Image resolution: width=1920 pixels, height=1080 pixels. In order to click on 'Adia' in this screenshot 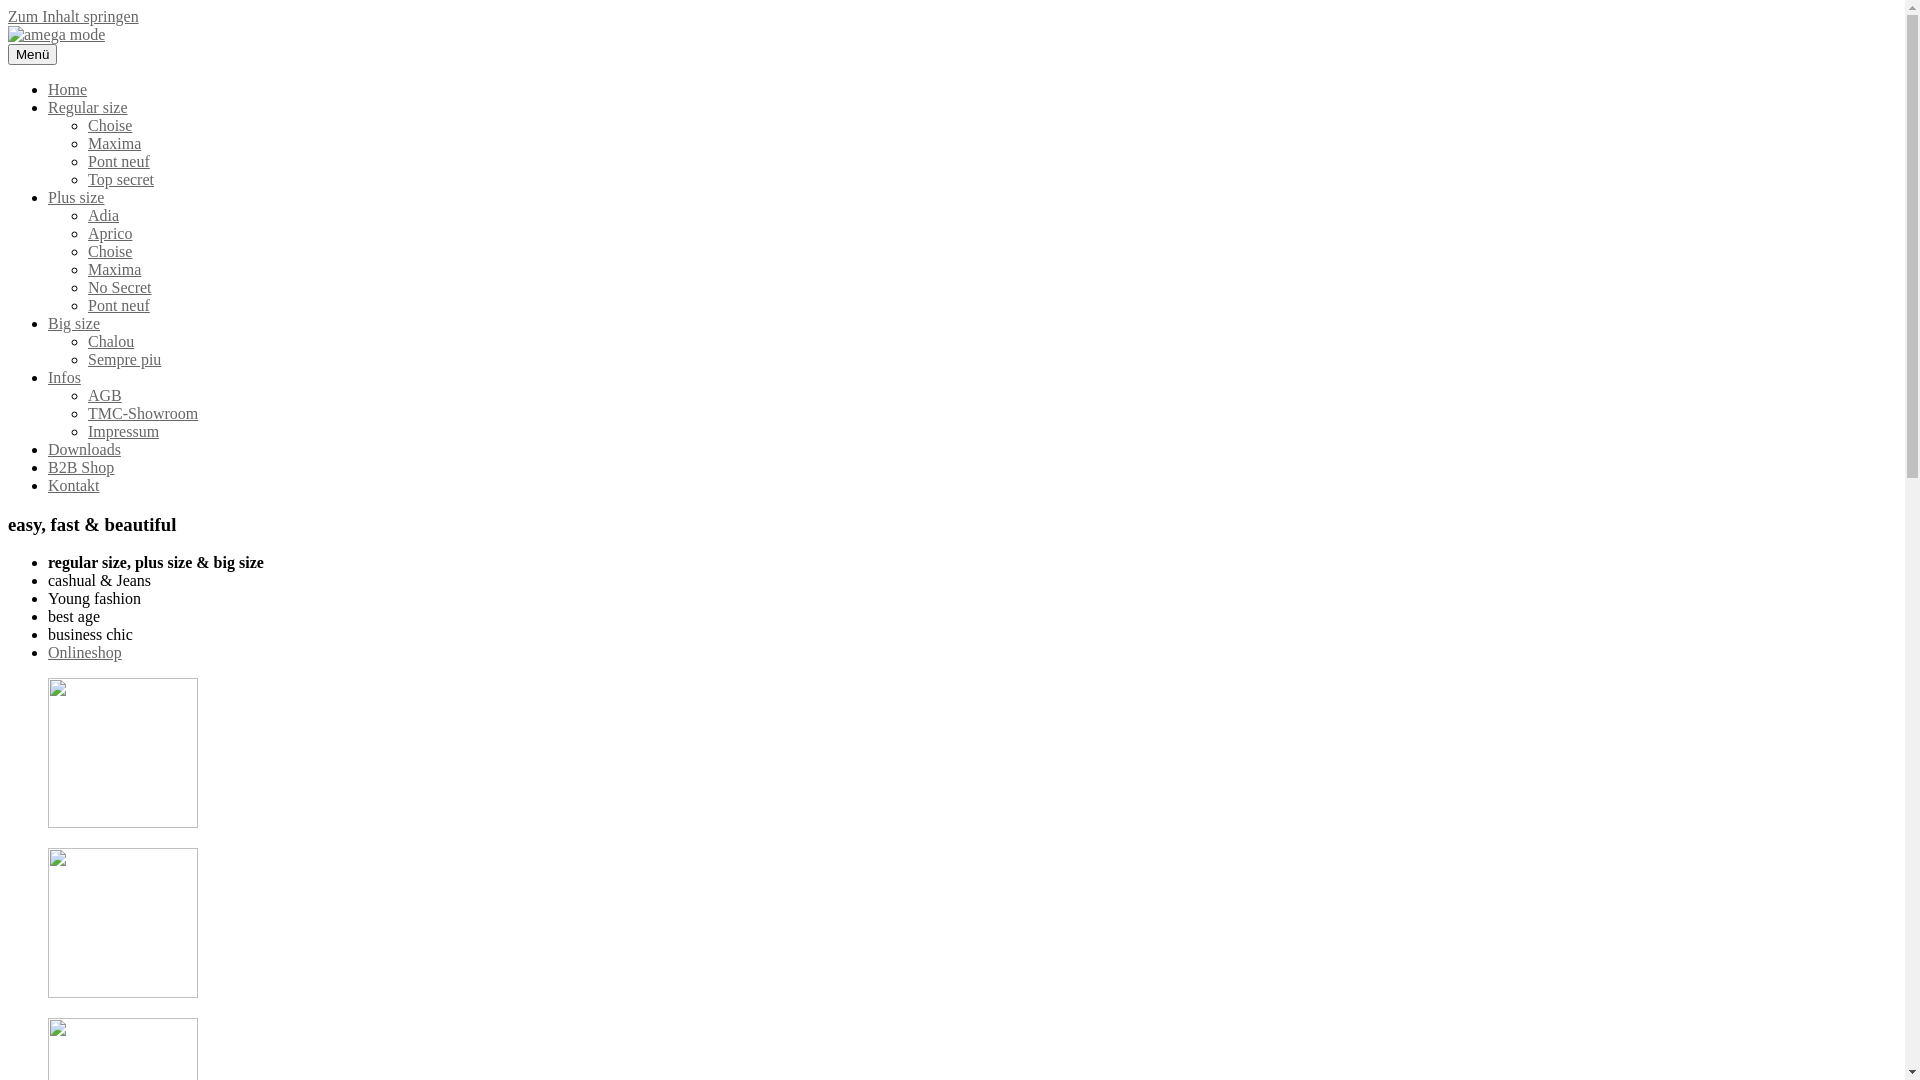, I will do `click(102, 215)`.